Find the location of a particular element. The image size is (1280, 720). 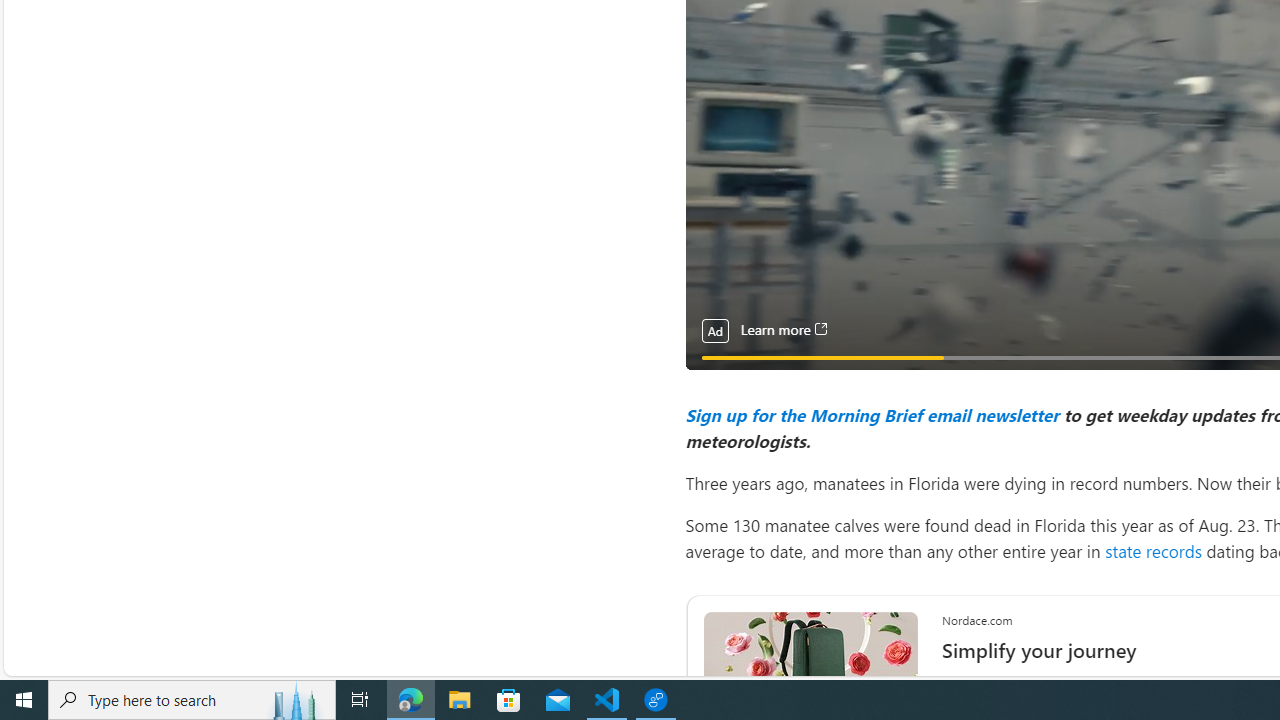

'Sign up for the Morning Brief email newsletter' is located at coordinates (871, 413).